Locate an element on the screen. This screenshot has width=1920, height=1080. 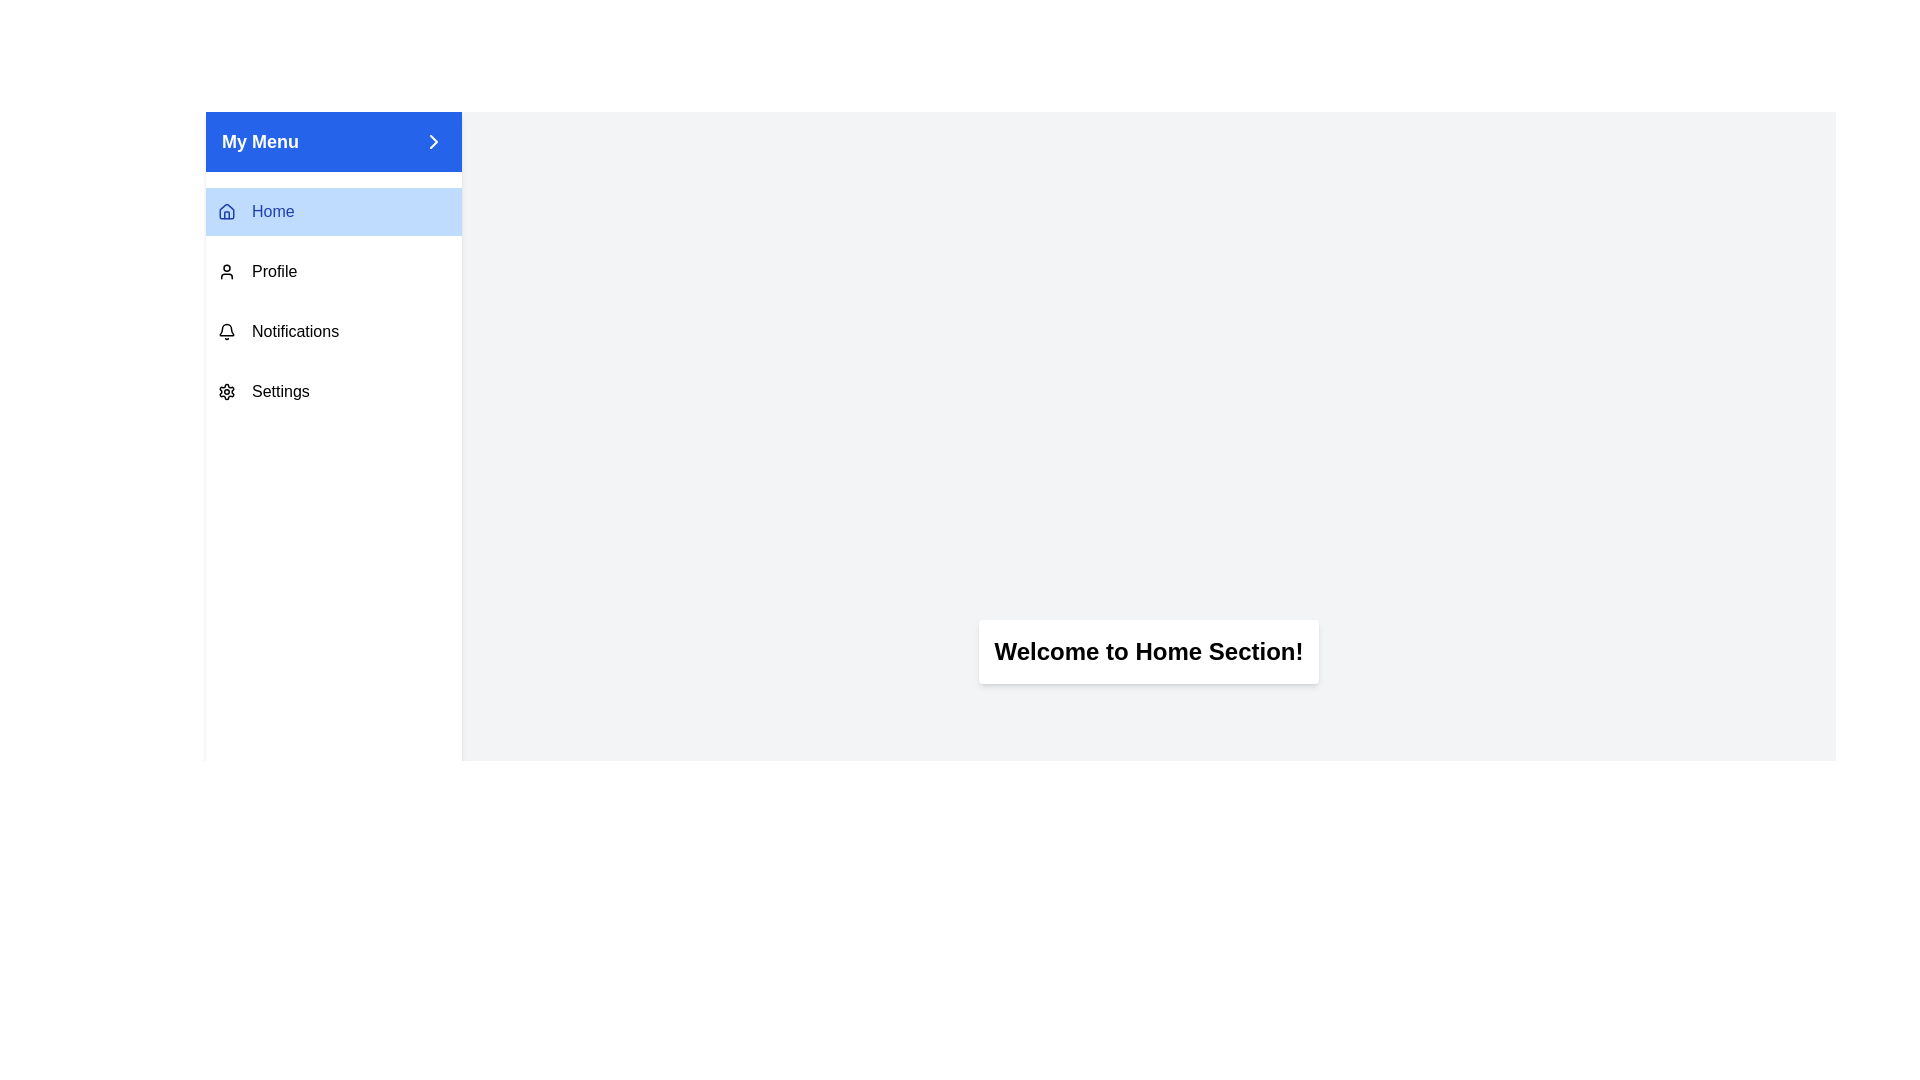
the 'Home' button located in the left sidebar, which is the first item above 'Profile', 'Notifications', and 'Settings' is located at coordinates (334, 212).